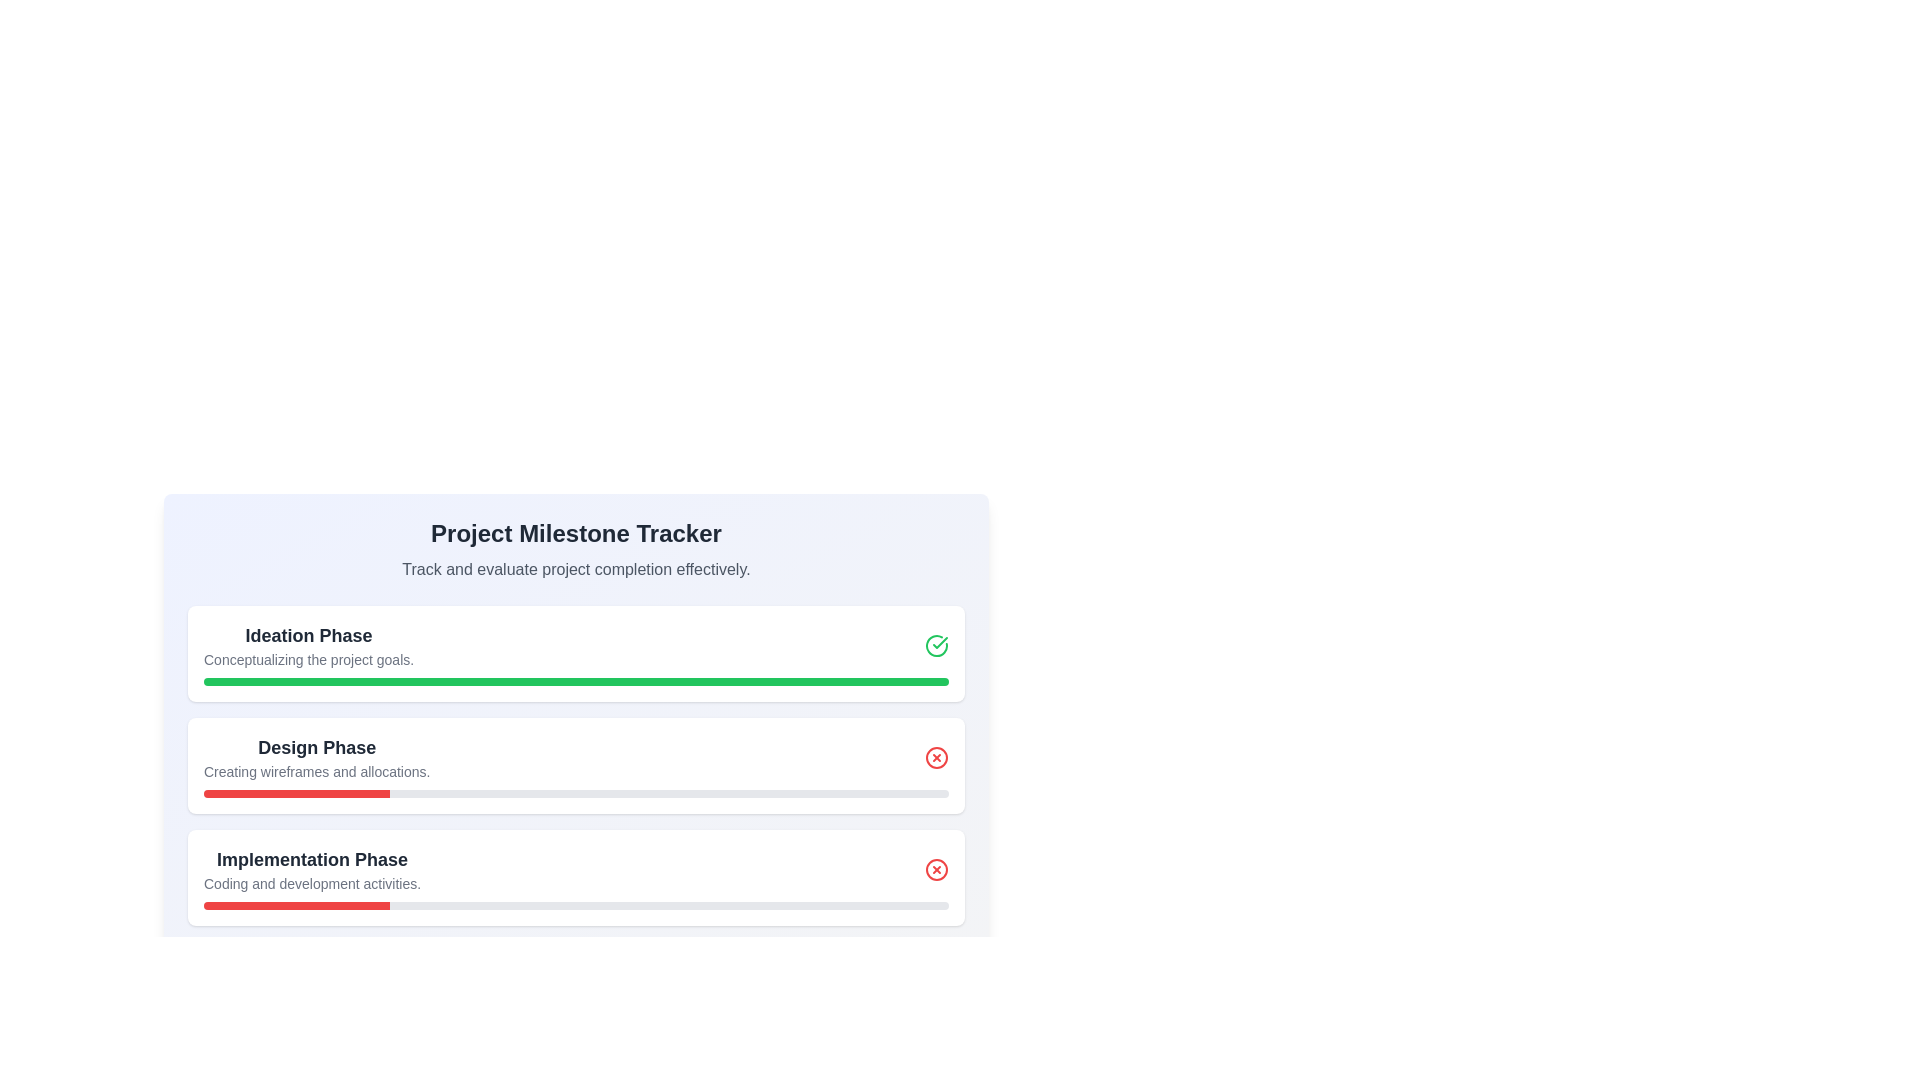 This screenshot has height=1080, width=1920. What do you see at coordinates (308, 659) in the screenshot?
I see `text label containing 'Conceptualizing the project goals.' which is located directly beneath the title 'Ideation Phase' and above the green progress bar` at bounding box center [308, 659].